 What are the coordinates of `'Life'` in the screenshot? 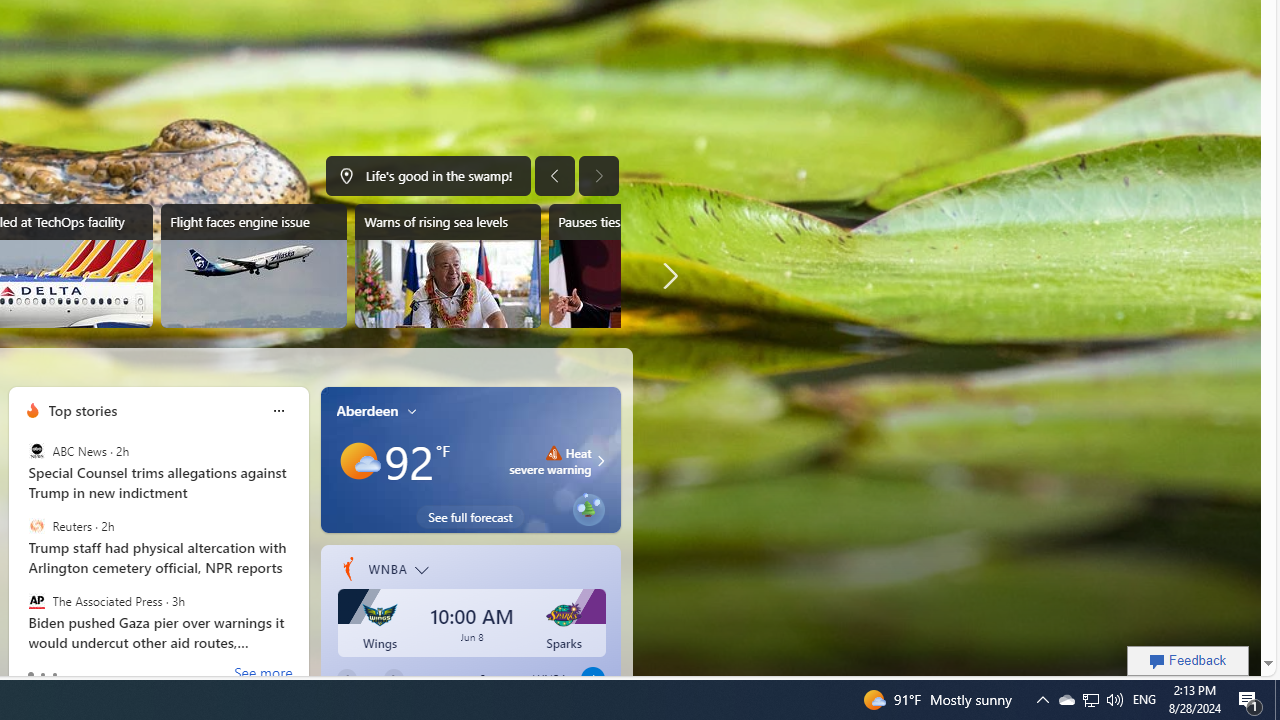 It's located at (427, 175).